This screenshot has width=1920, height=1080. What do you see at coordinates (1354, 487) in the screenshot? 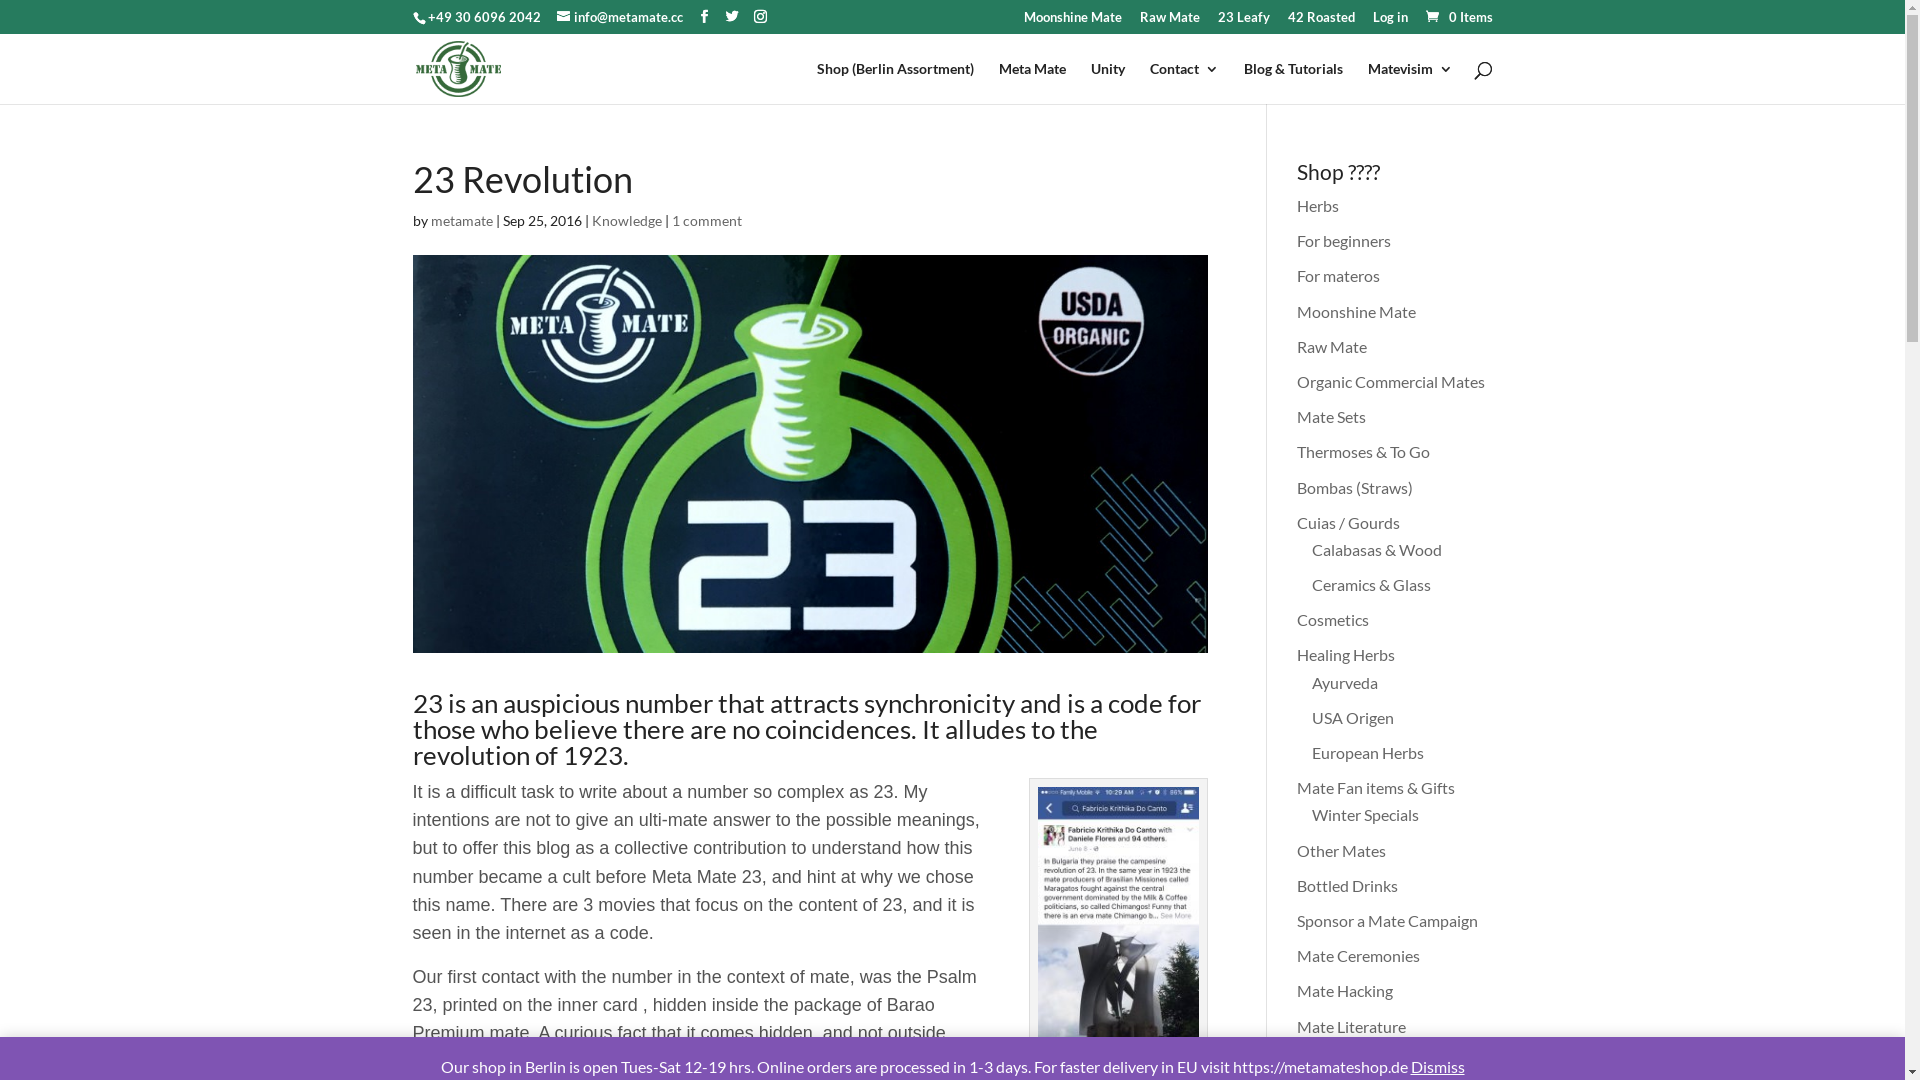
I see `'Bombas (Straws)'` at bounding box center [1354, 487].